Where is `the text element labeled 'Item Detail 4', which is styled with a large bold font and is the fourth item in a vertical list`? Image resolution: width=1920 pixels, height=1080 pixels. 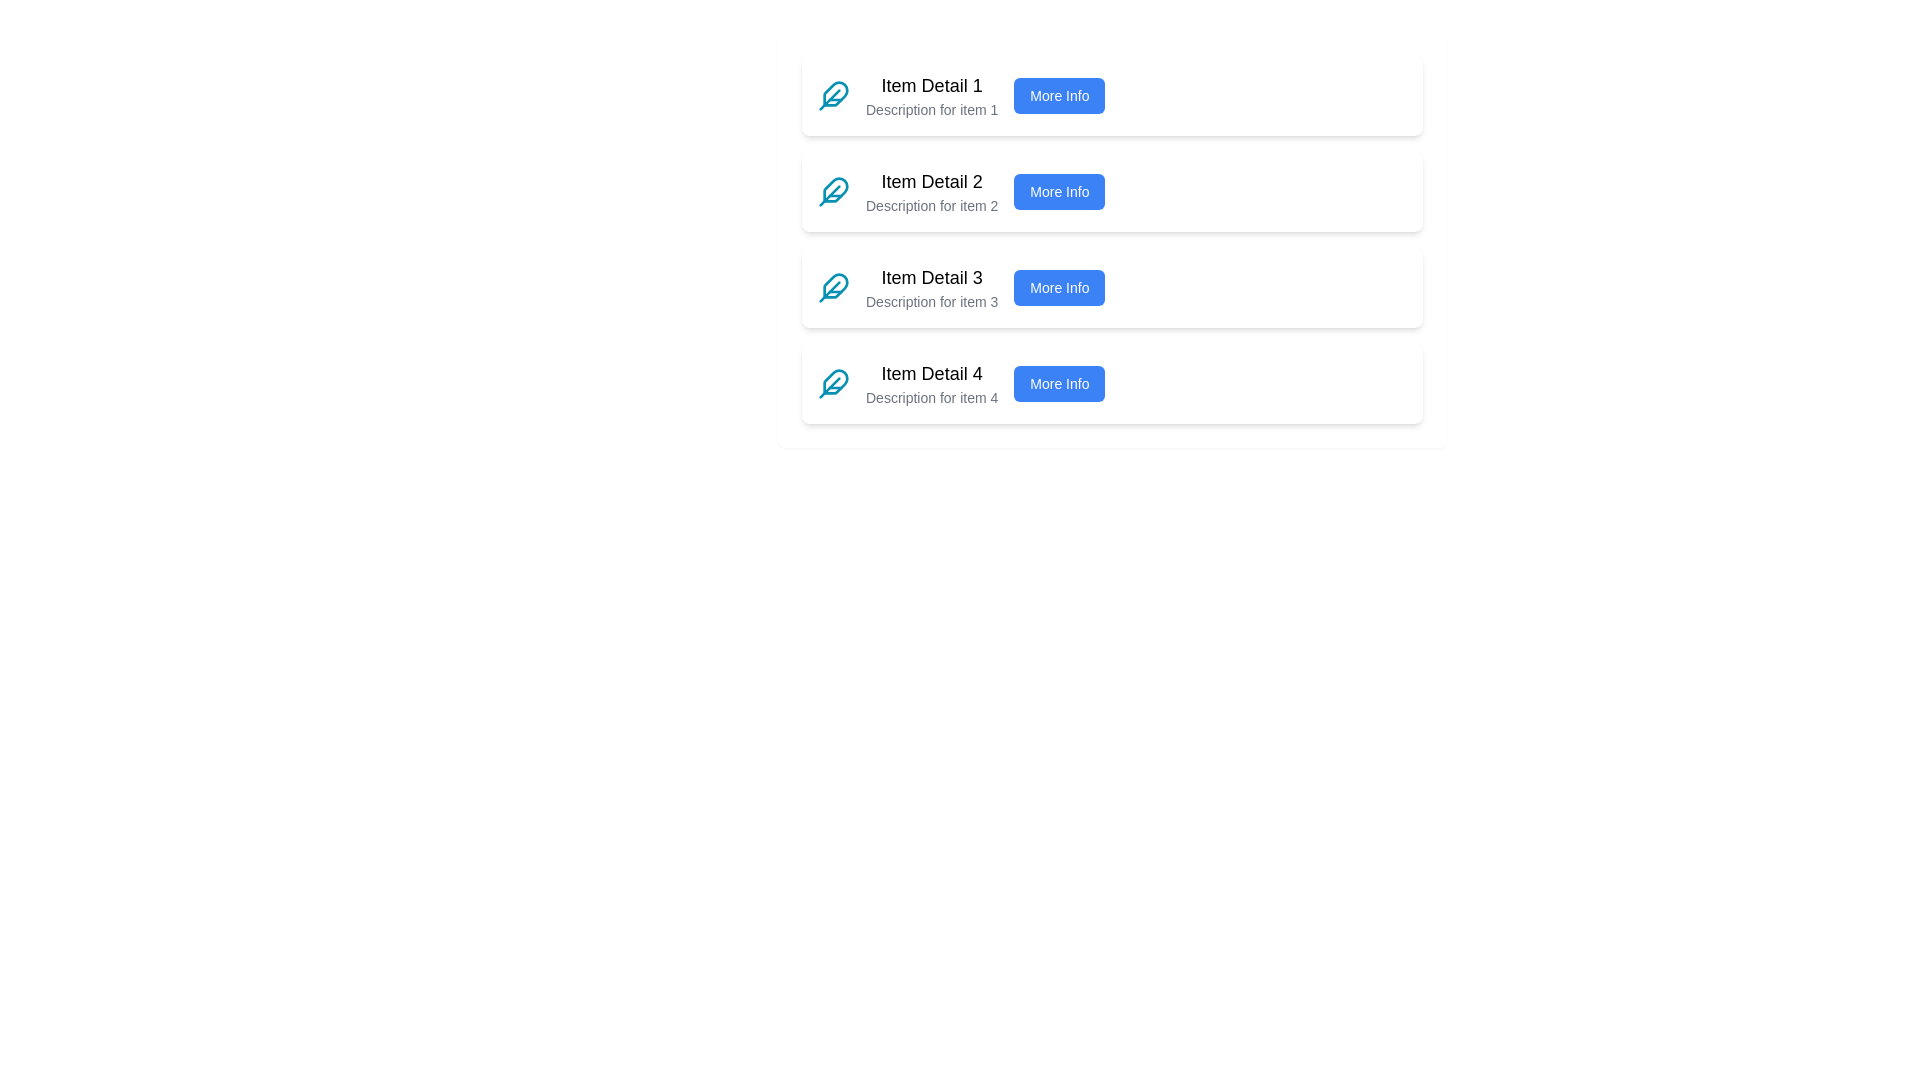
the text element labeled 'Item Detail 4', which is styled with a large bold font and is the fourth item in a vertical list is located at coordinates (931, 374).